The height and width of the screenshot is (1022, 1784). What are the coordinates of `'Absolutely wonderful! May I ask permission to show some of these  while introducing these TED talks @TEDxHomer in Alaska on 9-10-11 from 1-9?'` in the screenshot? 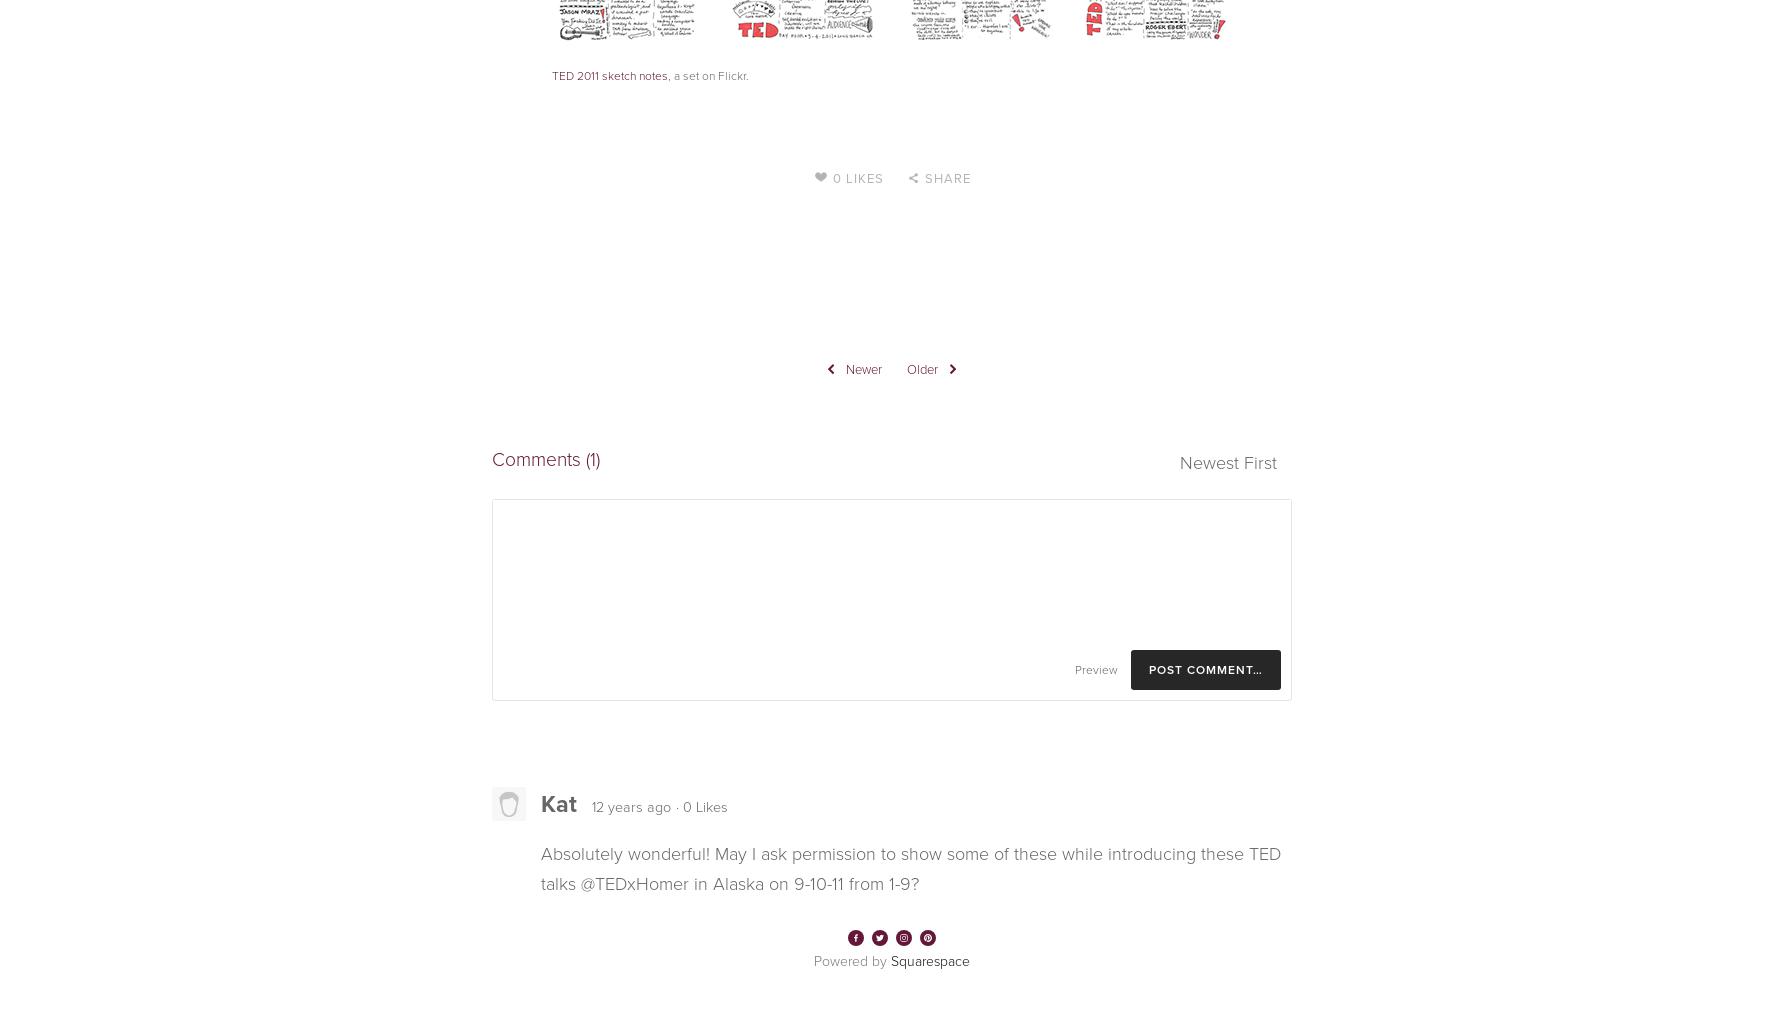 It's located at (911, 868).